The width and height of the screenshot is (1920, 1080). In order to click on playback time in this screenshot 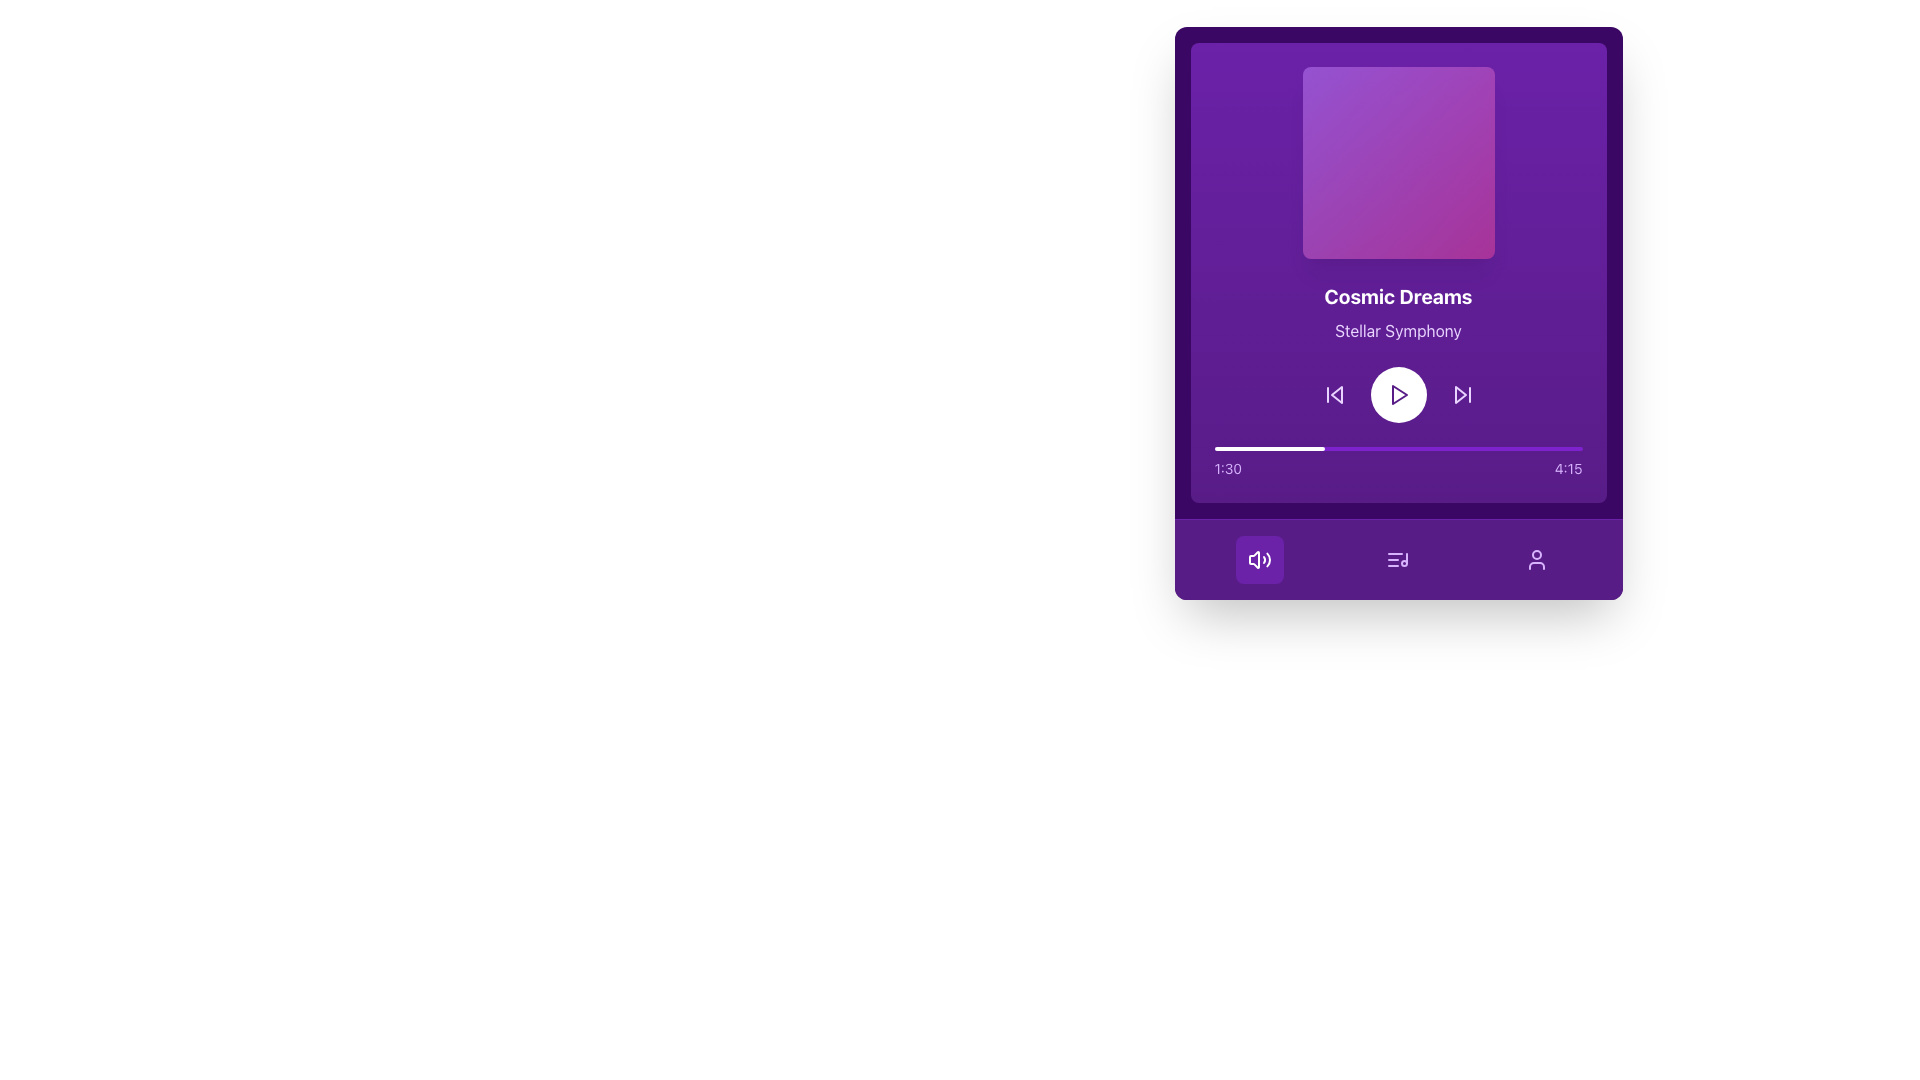, I will do `click(1220, 447)`.